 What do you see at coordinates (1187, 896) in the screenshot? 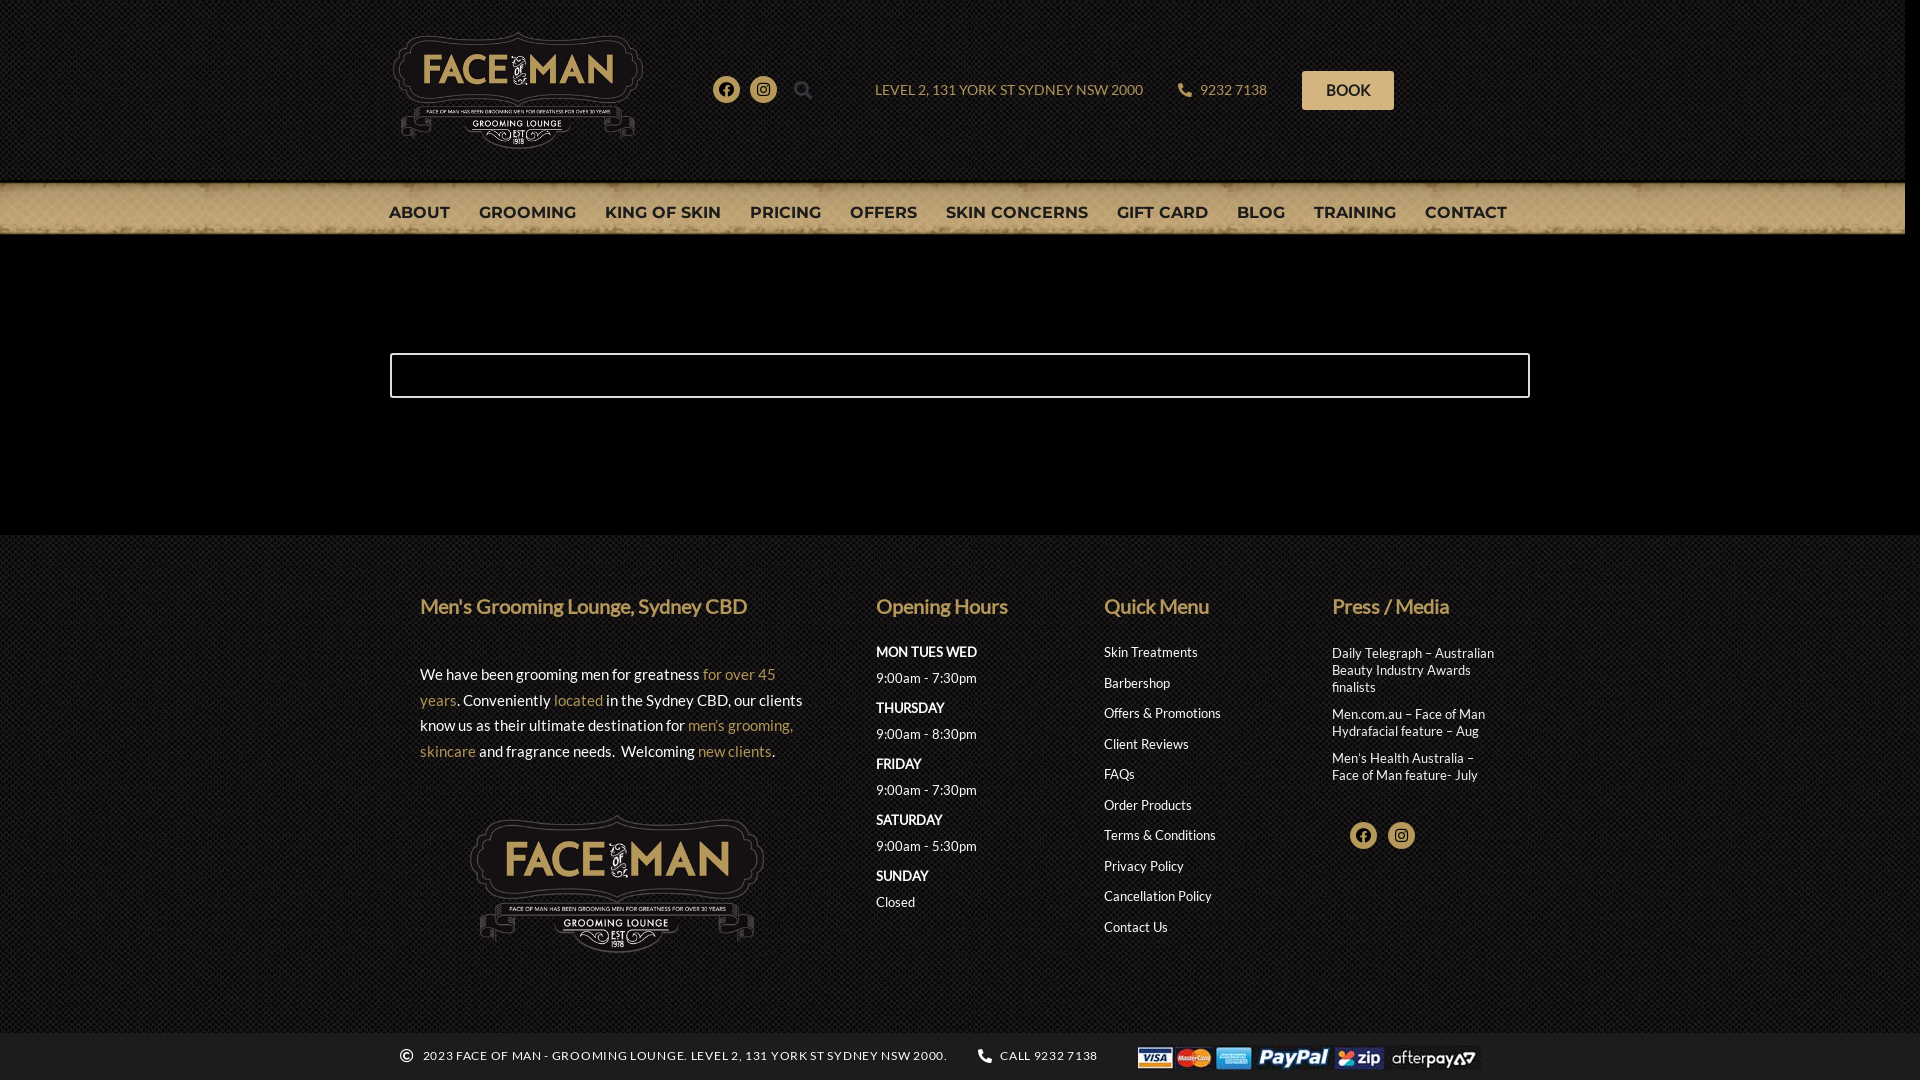
I see `'Cancellation Policy'` at bounding box center [1187, 896].